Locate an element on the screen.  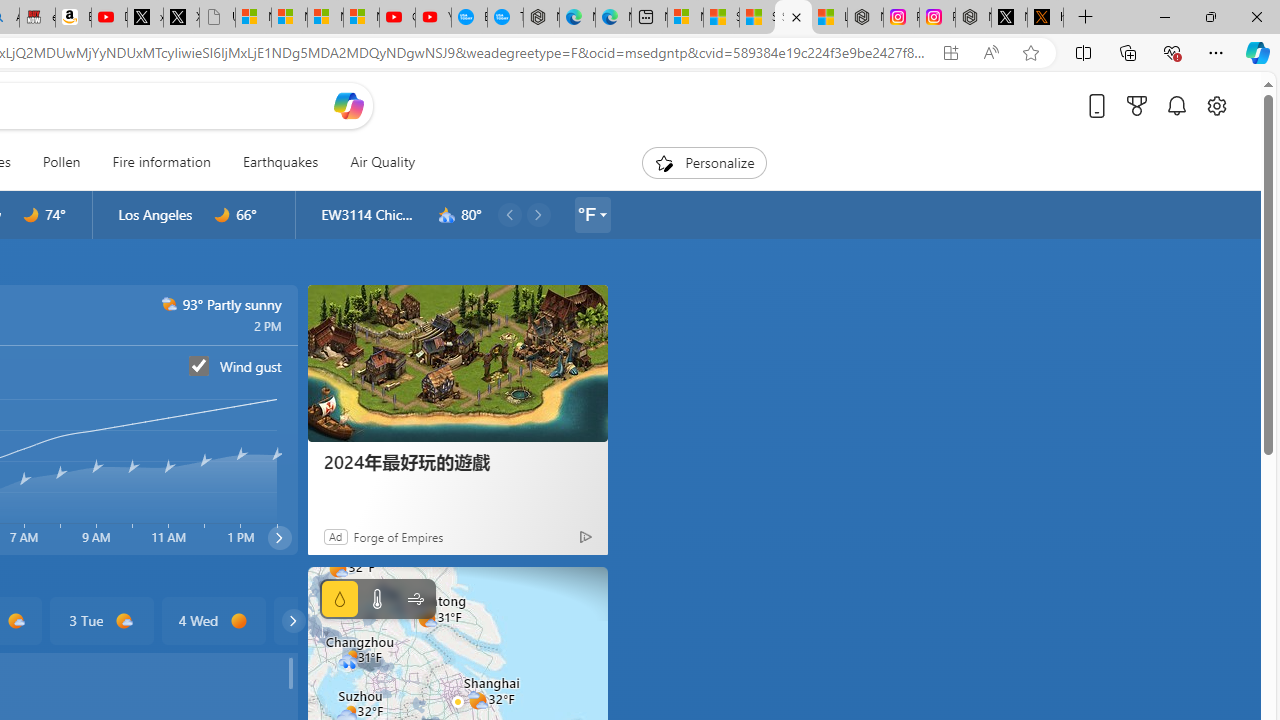
'4 Wed d0000' is located at coordinates (213, 620).